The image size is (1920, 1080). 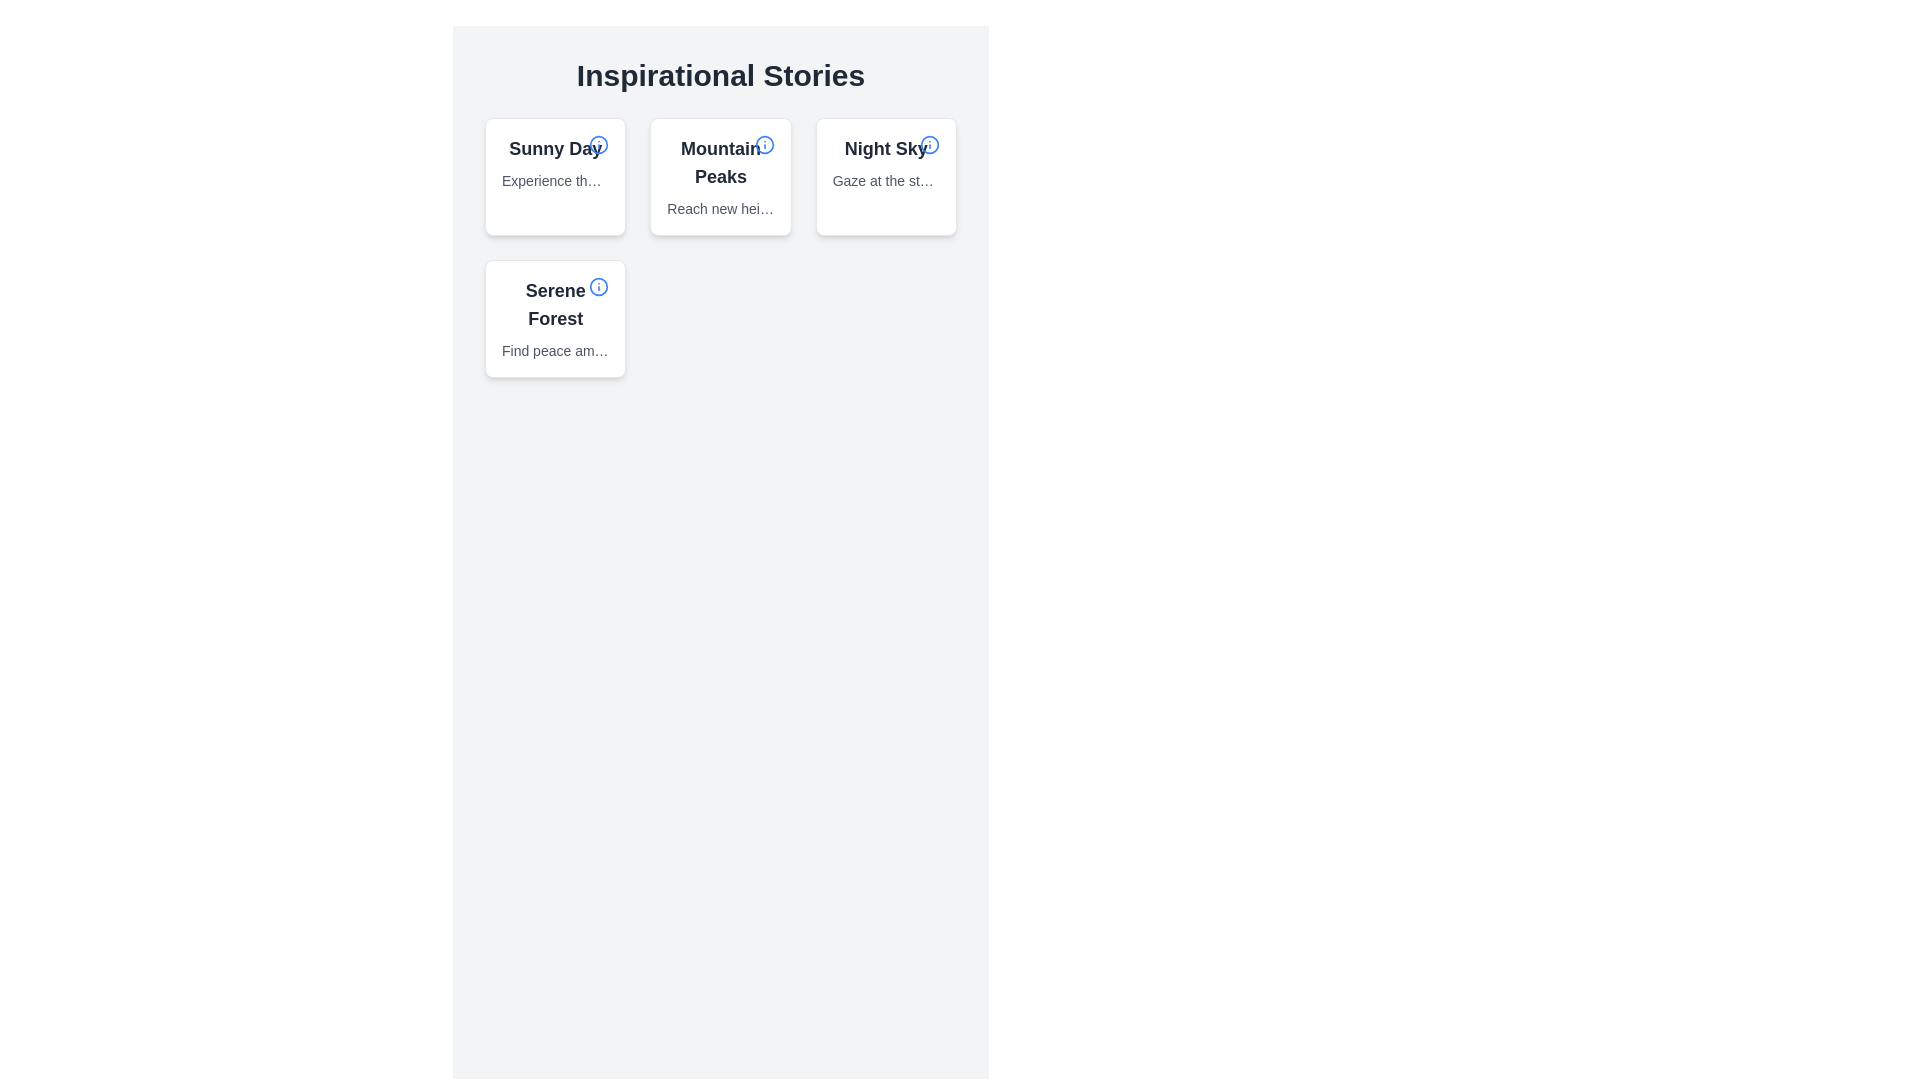 I want to click on text label that is styled with a small font size and gray color, containing the text 'Gaze at the starry night and immerse in the cosmos.', located below the title 'Night Sky' within the content card, so click(x=885, y=181).